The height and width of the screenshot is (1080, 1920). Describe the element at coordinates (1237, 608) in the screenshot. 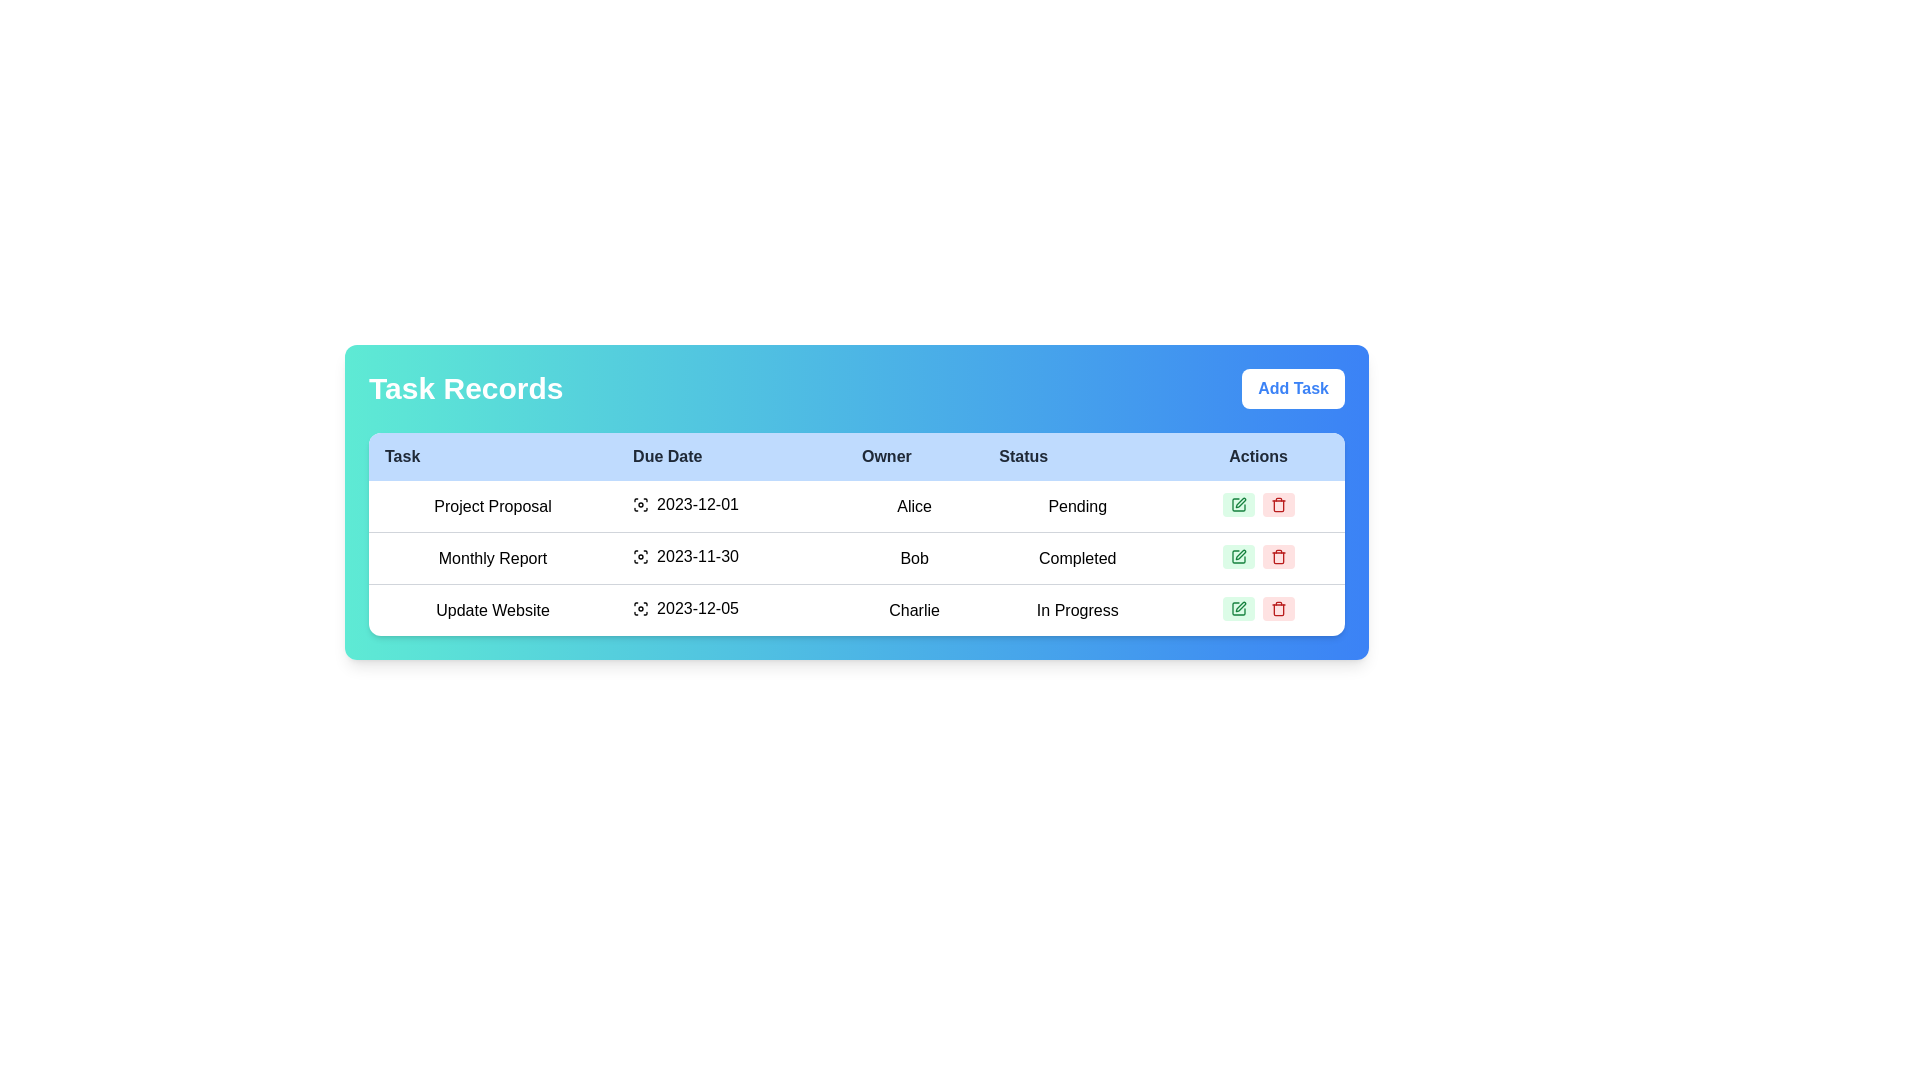

I see `the green pen icon button located in the 'Actions' column of the last row in the 'Task Records' table` at that location.